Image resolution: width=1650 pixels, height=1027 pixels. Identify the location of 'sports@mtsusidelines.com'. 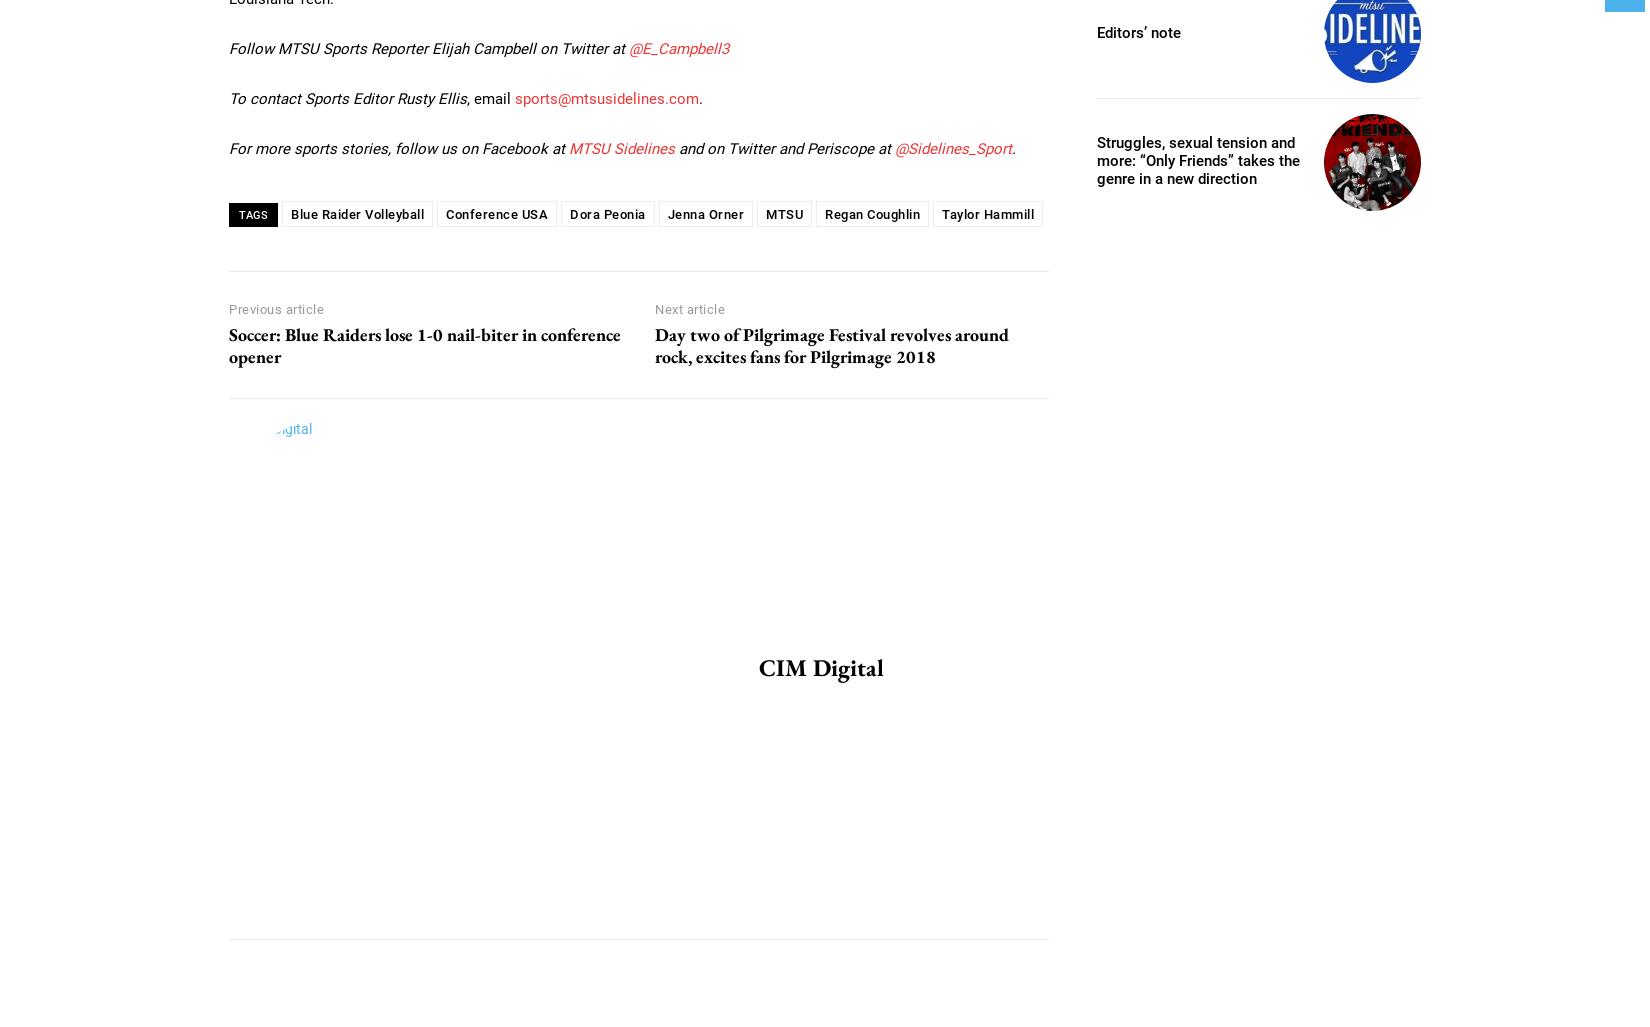
(606, 96).